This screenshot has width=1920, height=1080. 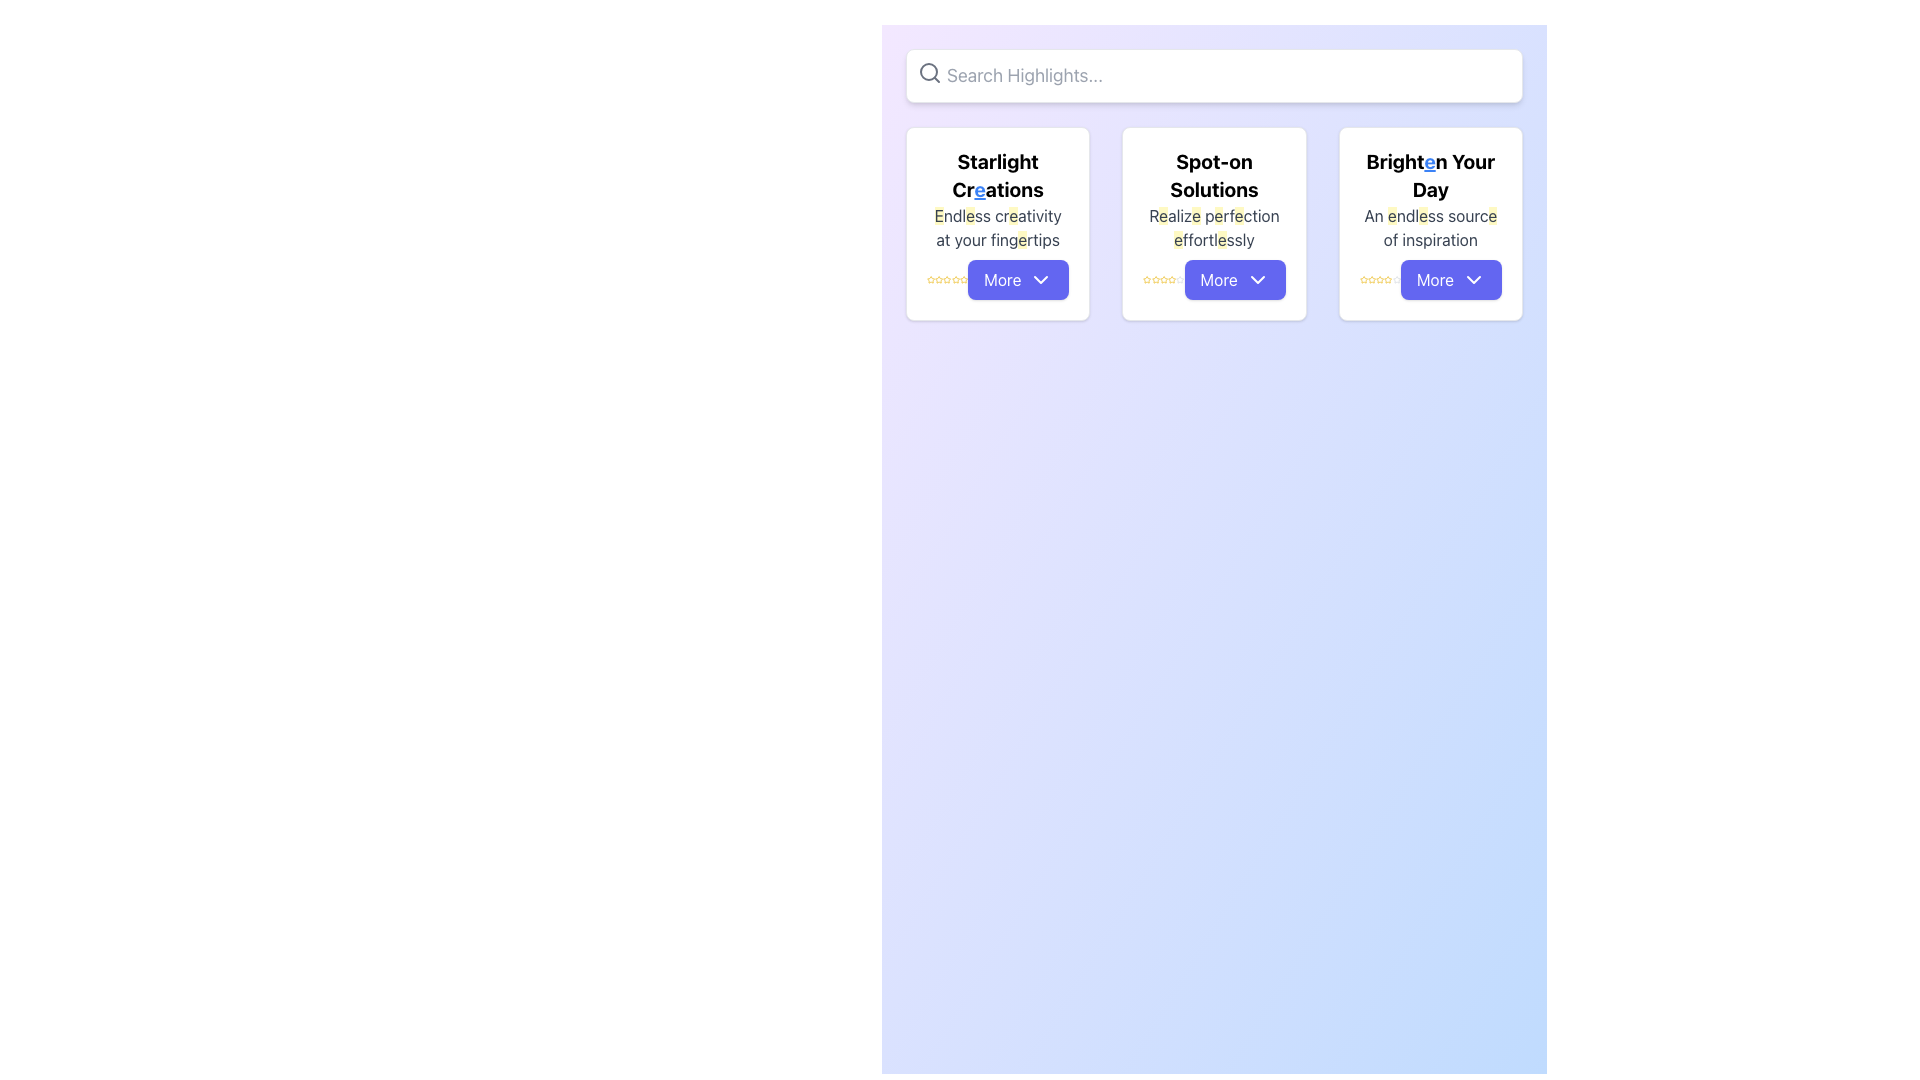 I want to click on the fifth yellow star icon representing a rating in the 'Starlight Creations' card, so click(x=946, y=280).